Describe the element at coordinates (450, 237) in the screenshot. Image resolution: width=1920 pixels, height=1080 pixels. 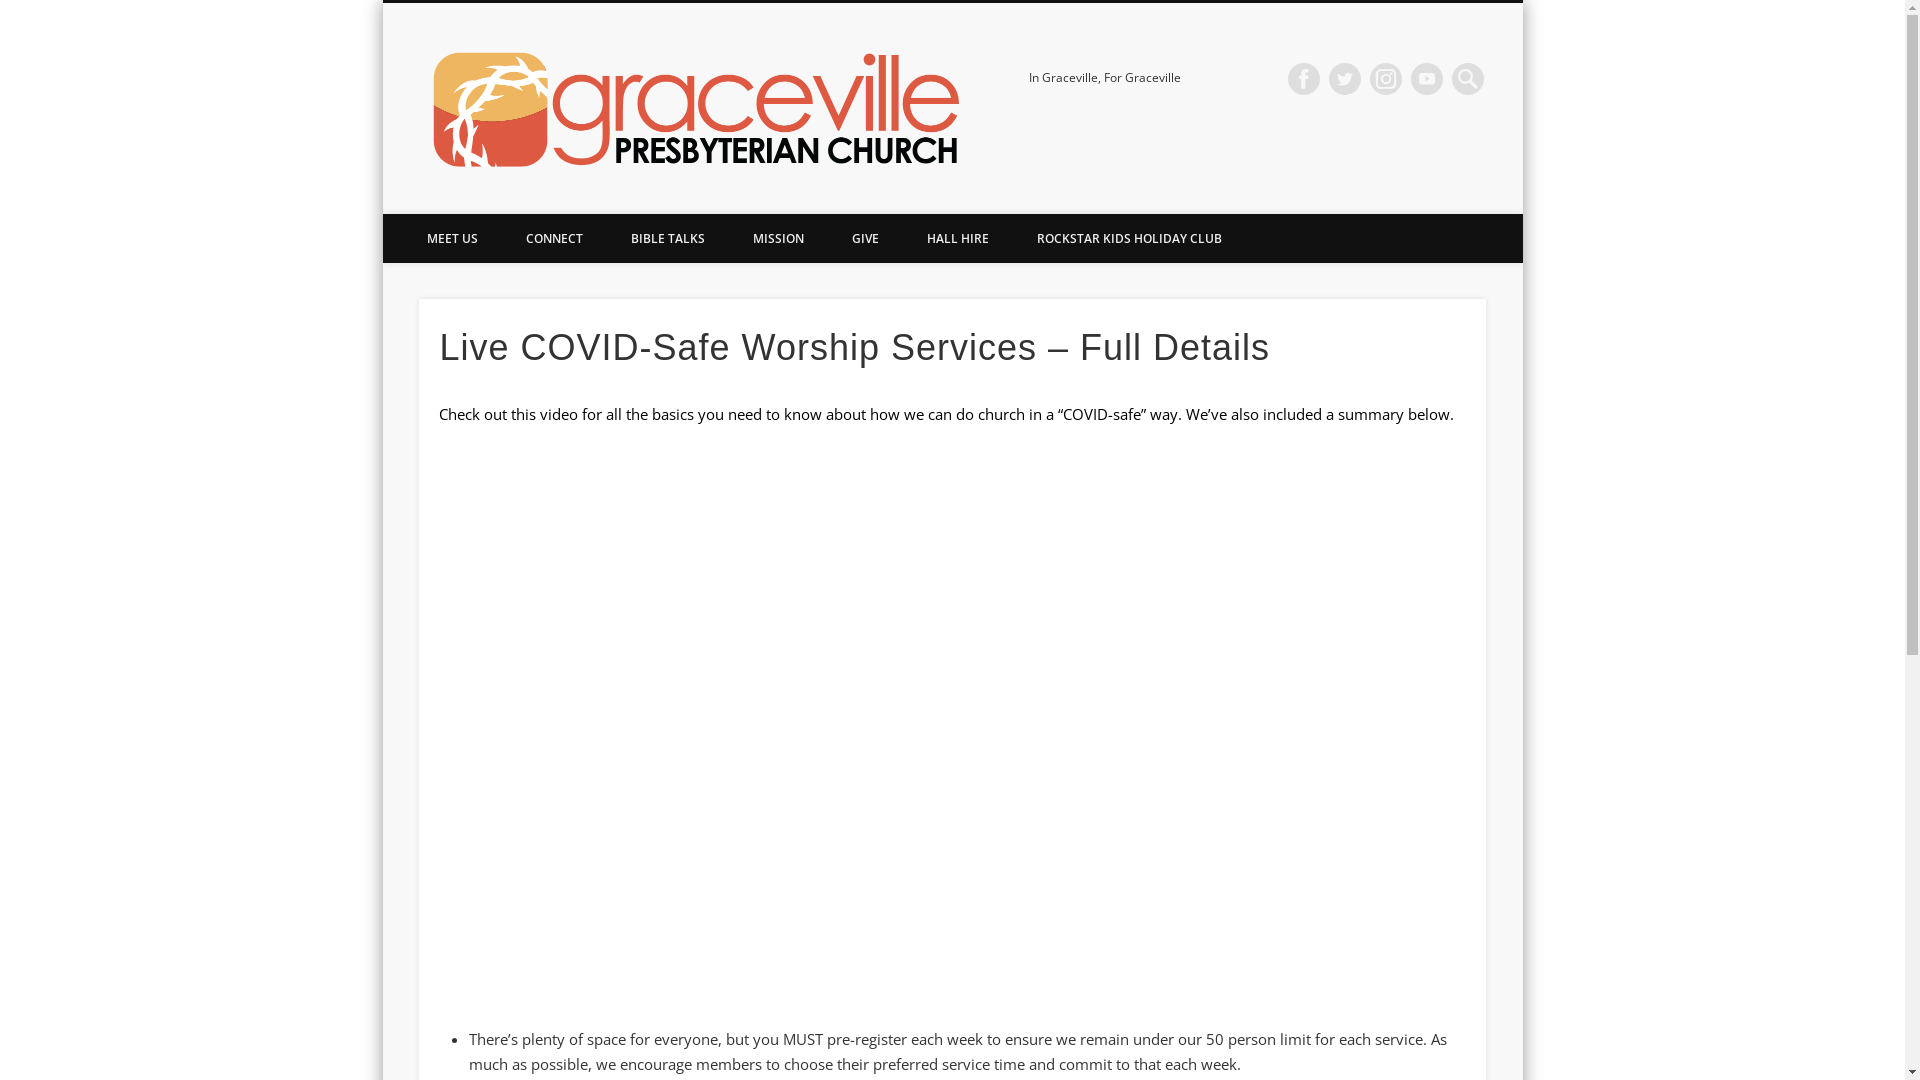
I see `'MEET US'` at that location.